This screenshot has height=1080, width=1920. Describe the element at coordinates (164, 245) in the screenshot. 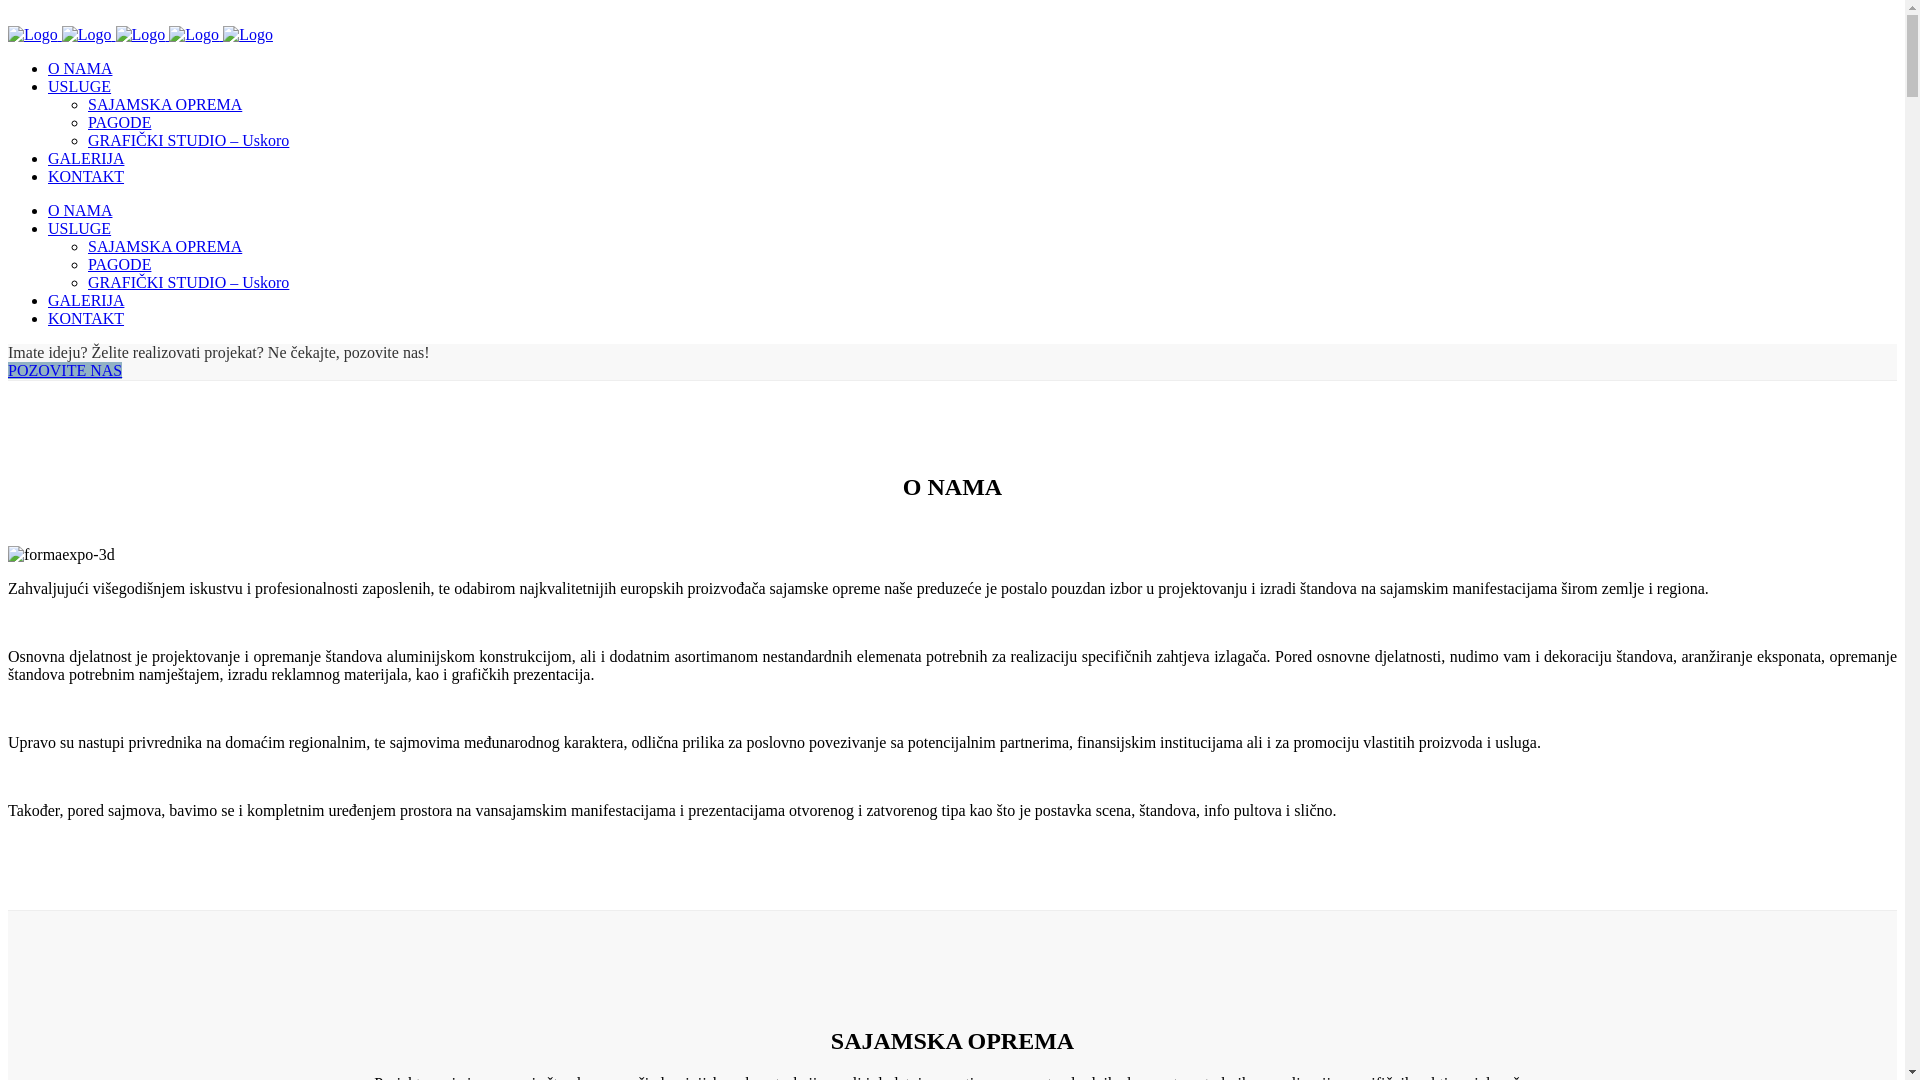

I see `'SAJAMSKA OPREMA'` at that location.